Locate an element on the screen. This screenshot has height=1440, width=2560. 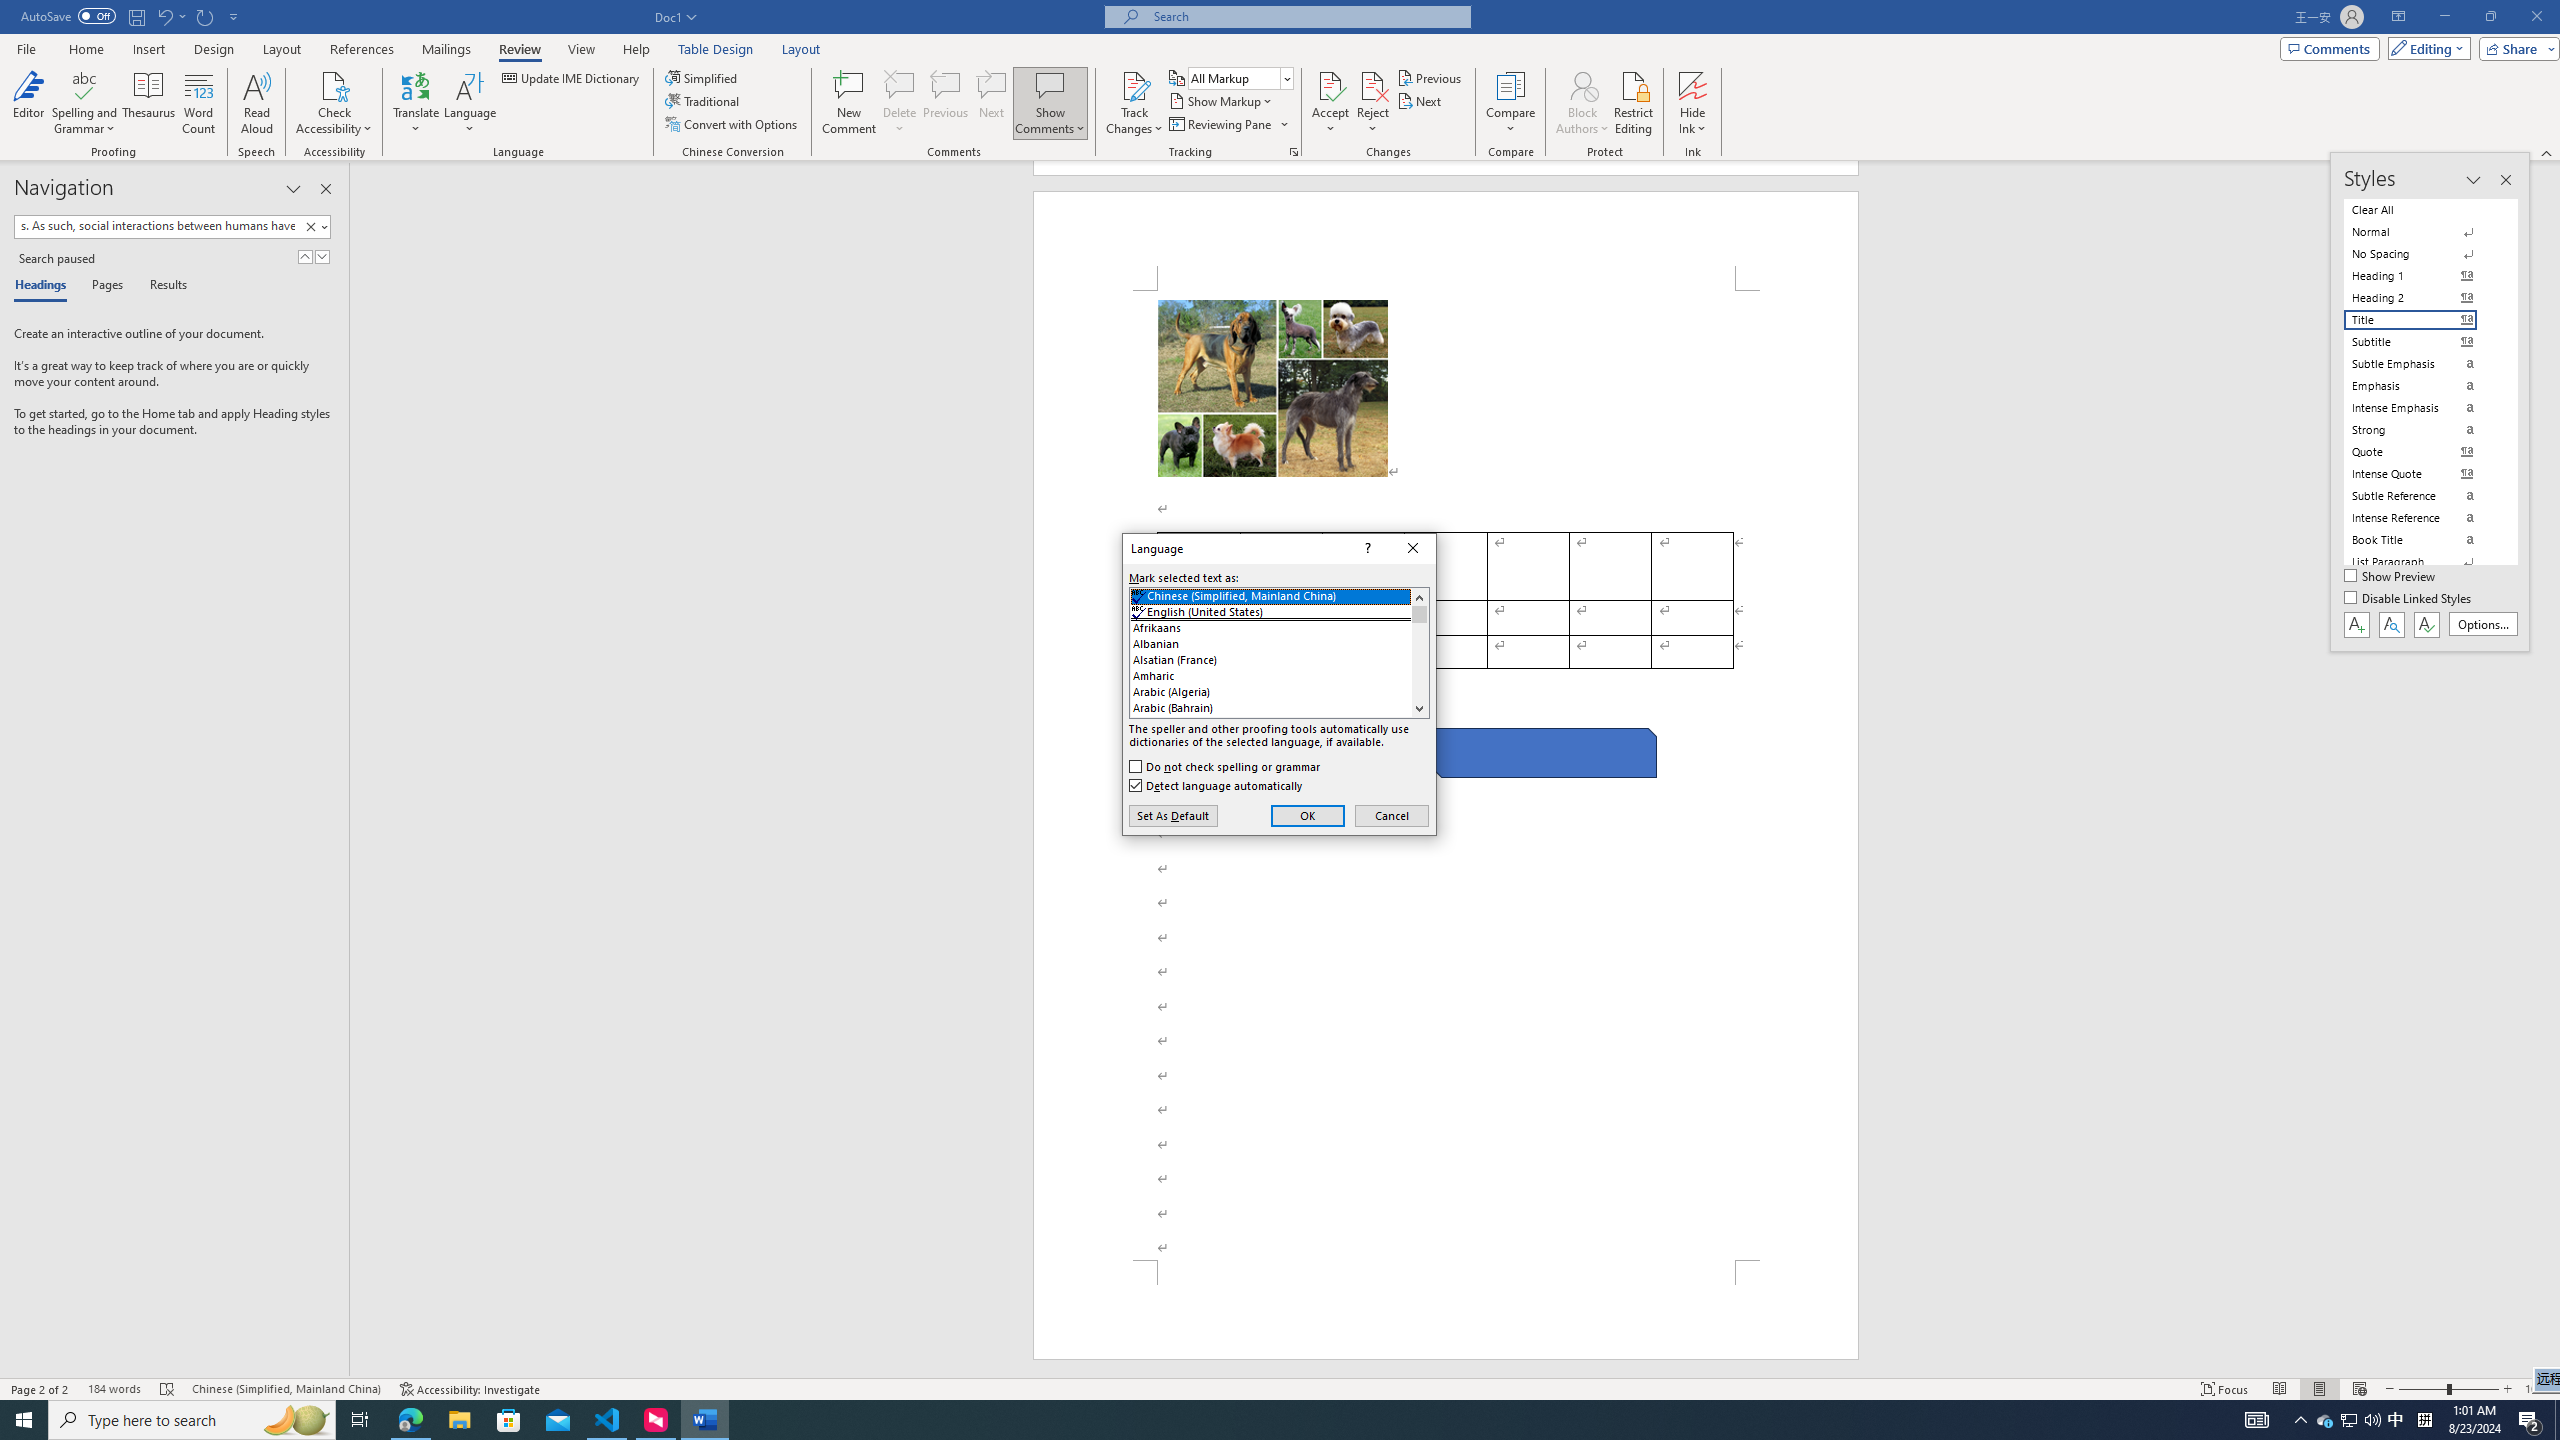
'Previous Result' is located at coordinates (305, 256).